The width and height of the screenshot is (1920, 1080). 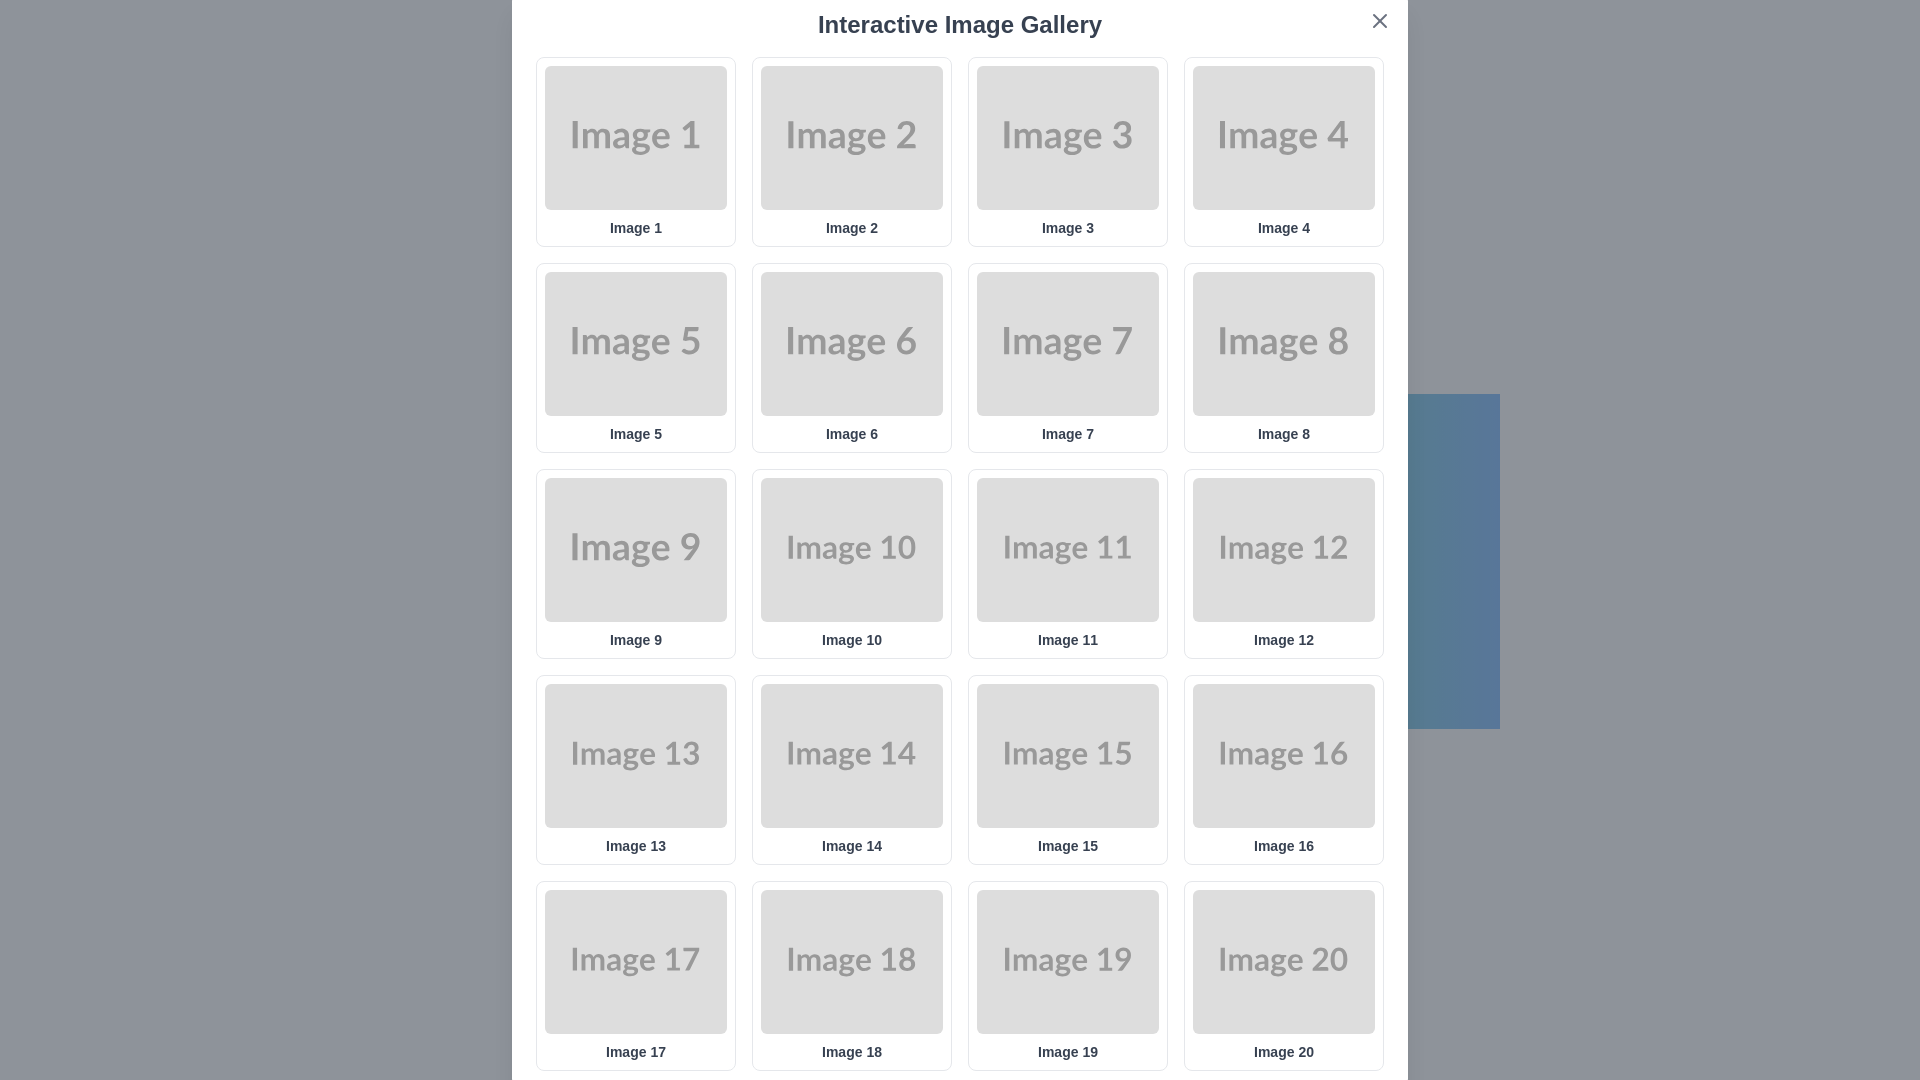 What do you see at coordinates (1379, 20) in the screenshot?
I see `the close button located at the top-right corner of the dialog` at bounding box center [1379, 20].